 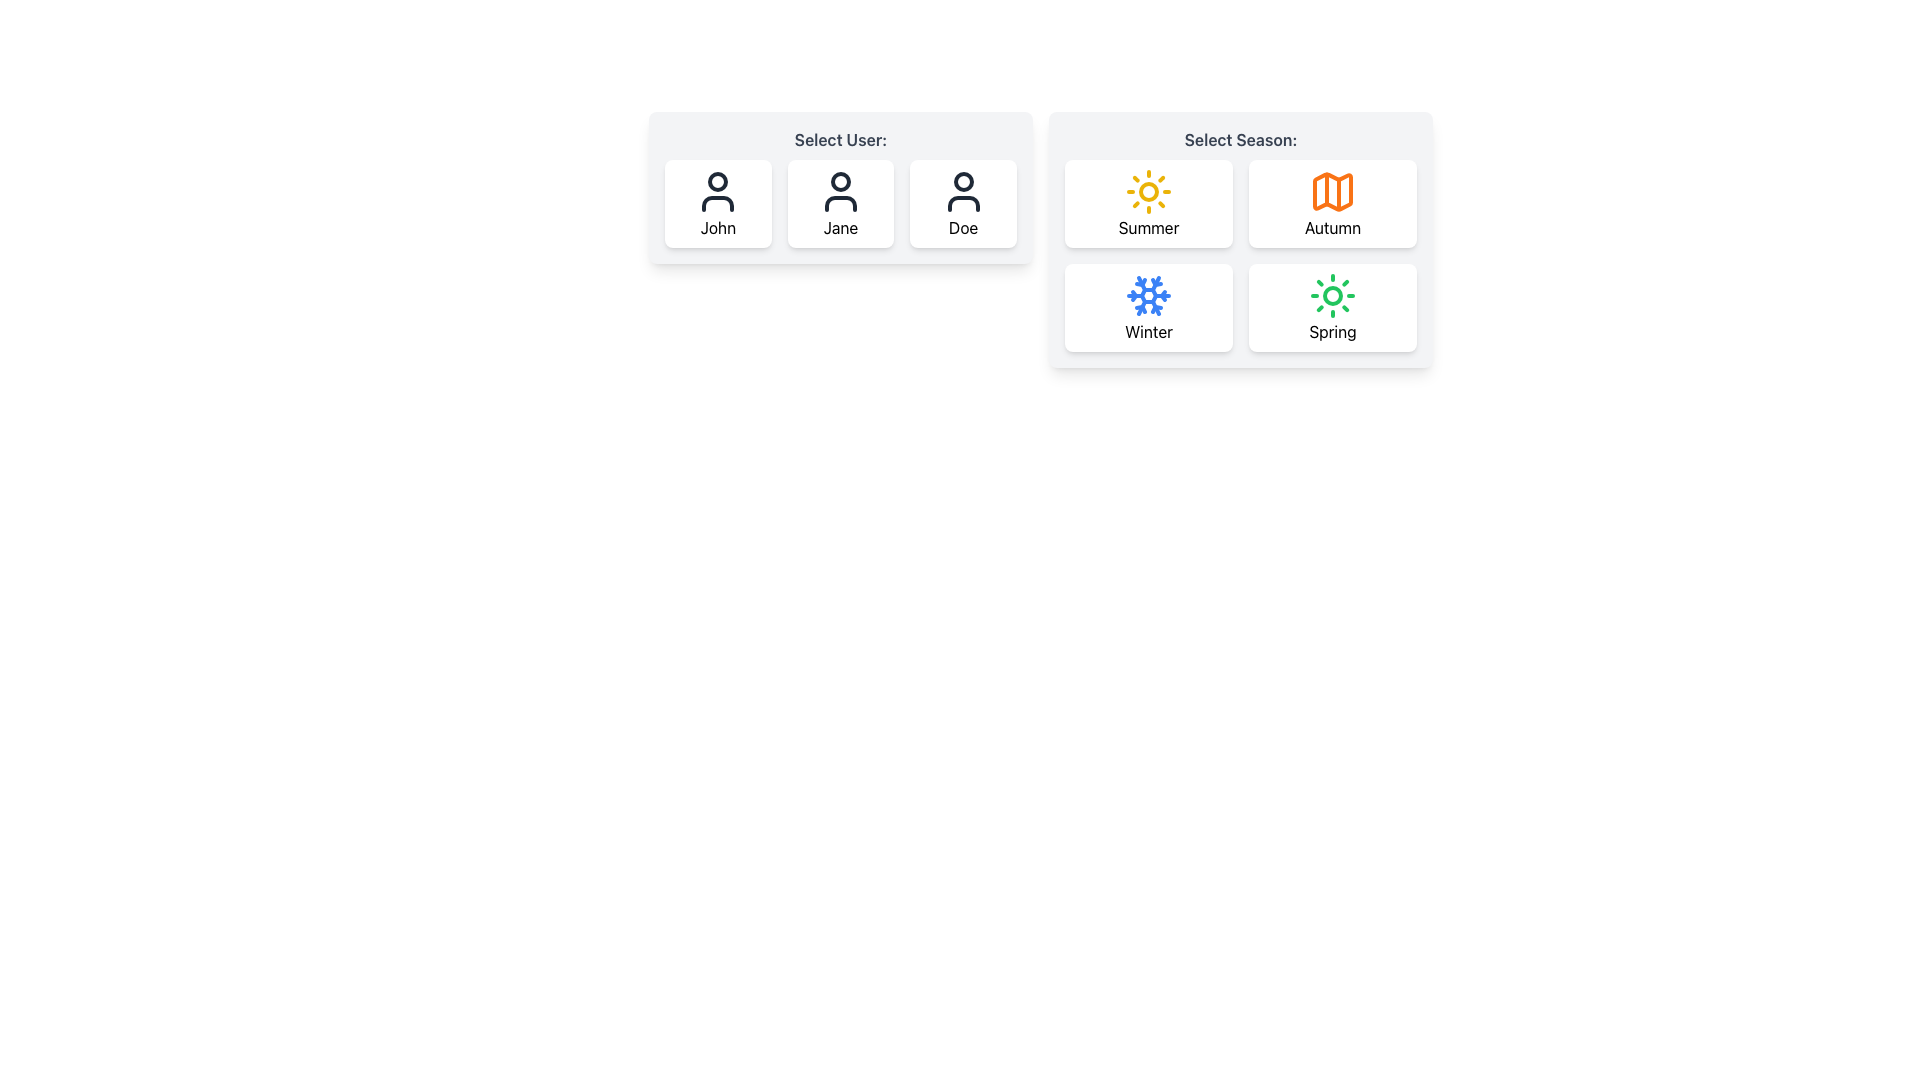 What do you see at coordinates (1333, 204) in the screenshot?
I see `the button with a white background and an orange map icon labeled 'Autumn'` at bounding box center [1333, 204].